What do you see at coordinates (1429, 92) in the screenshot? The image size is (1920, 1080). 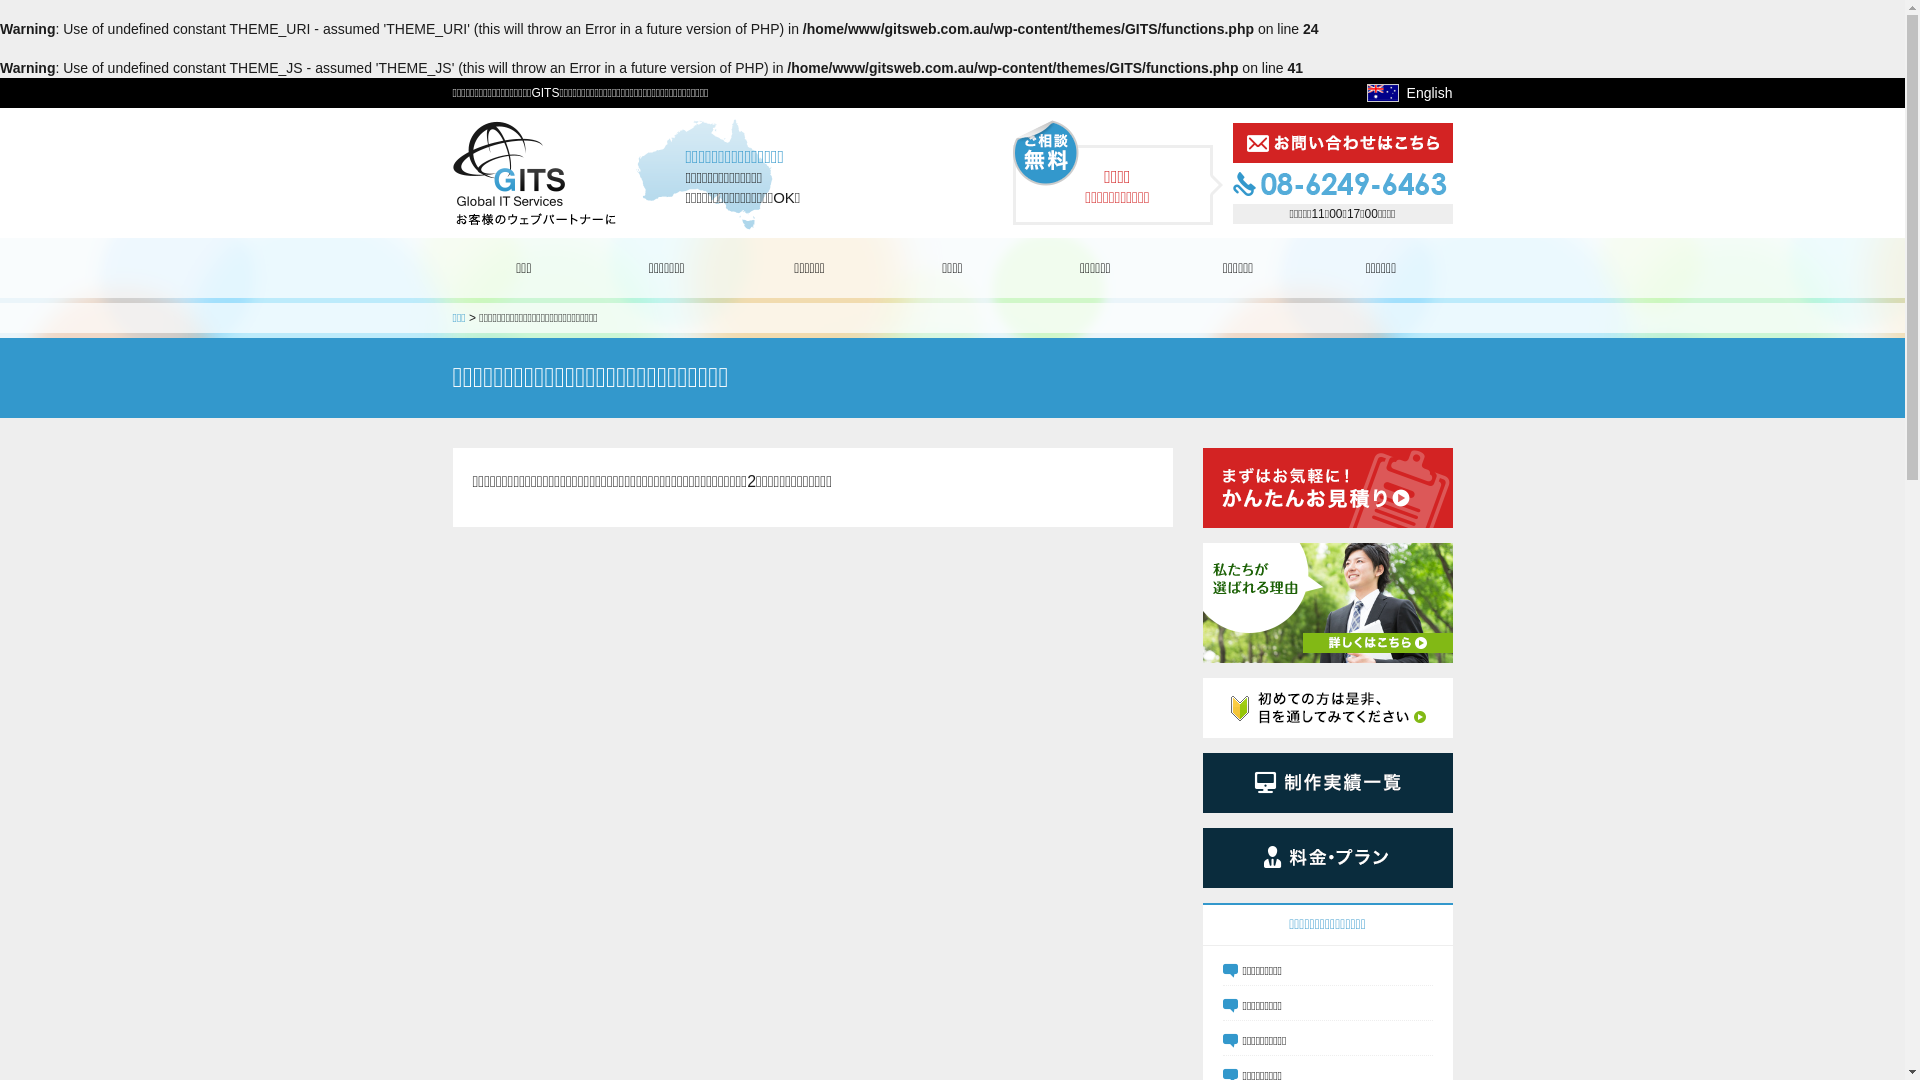 I see `'English'` at bounding box center [1429, 92].